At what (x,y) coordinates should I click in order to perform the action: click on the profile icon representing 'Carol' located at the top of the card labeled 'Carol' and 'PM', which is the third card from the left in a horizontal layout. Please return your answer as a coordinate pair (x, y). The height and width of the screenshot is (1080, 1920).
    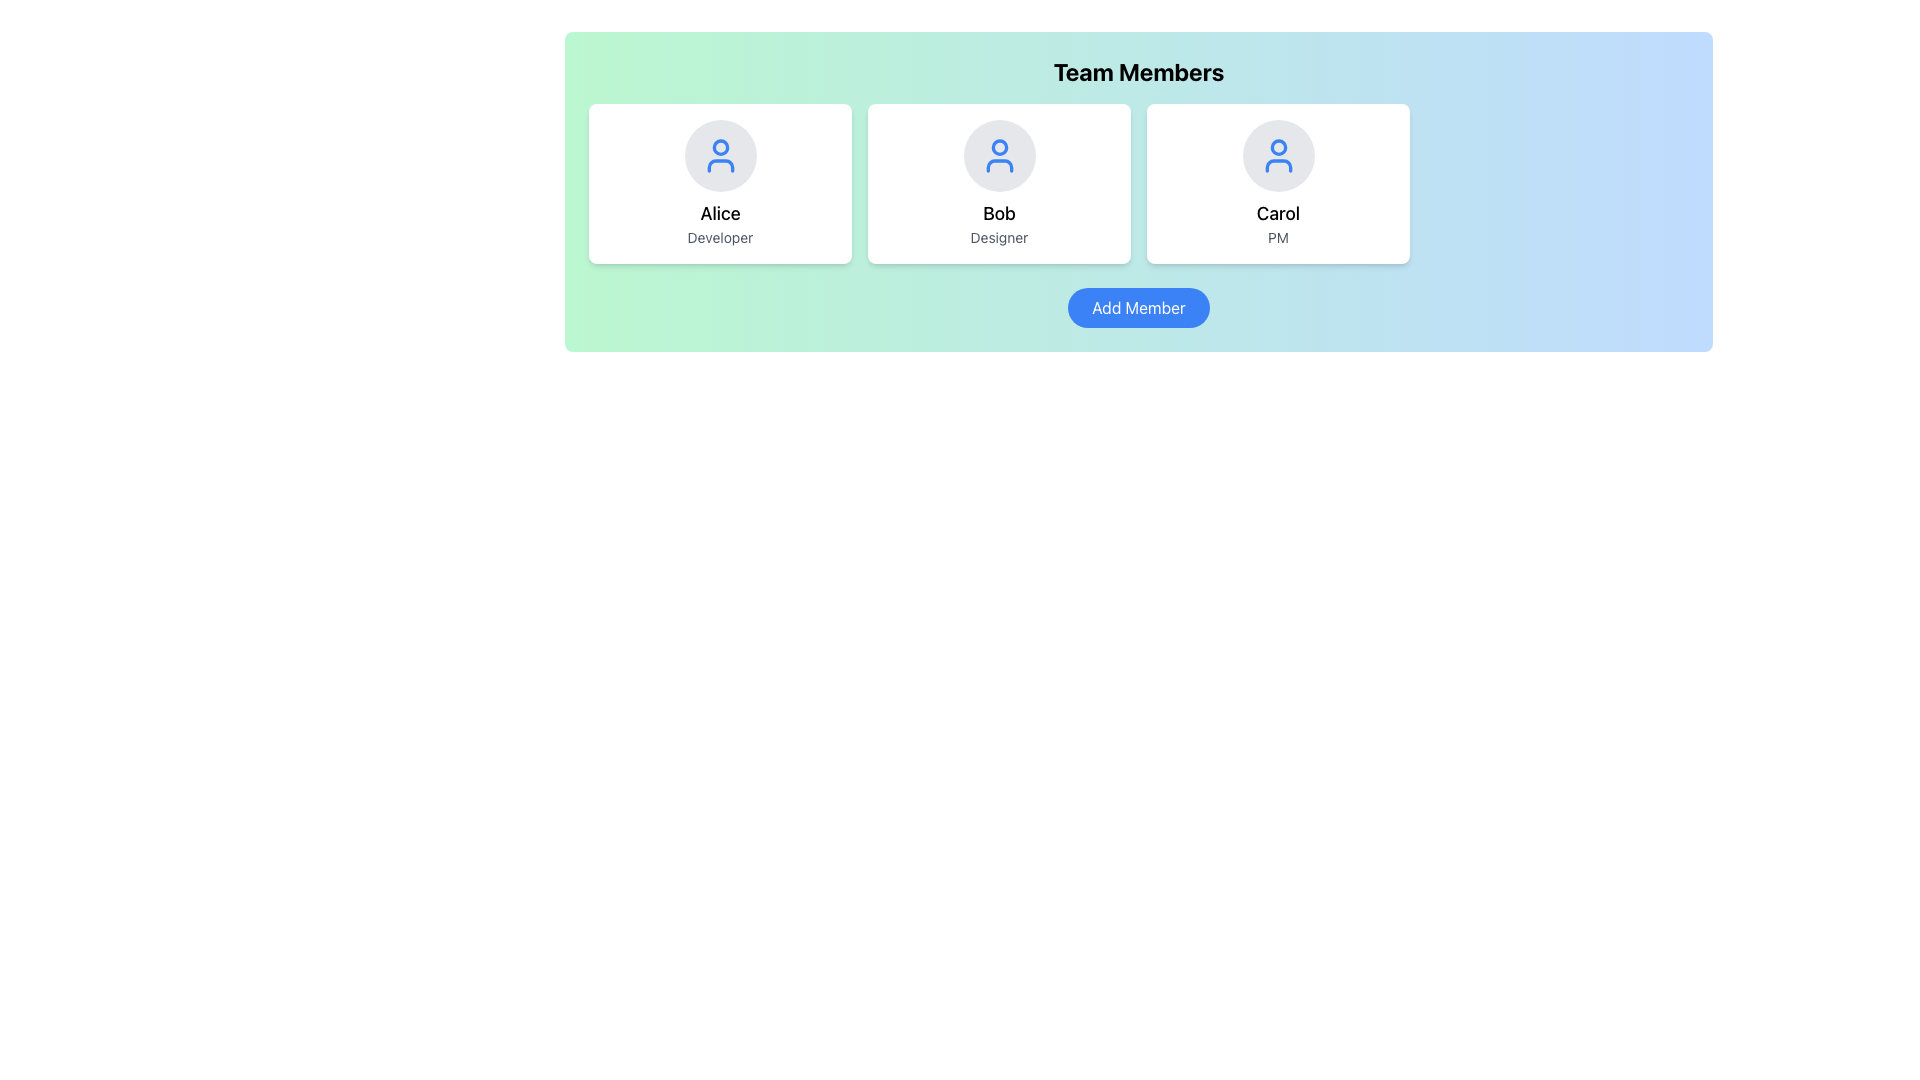
    Looking at the image, I should click on (1277, 154).